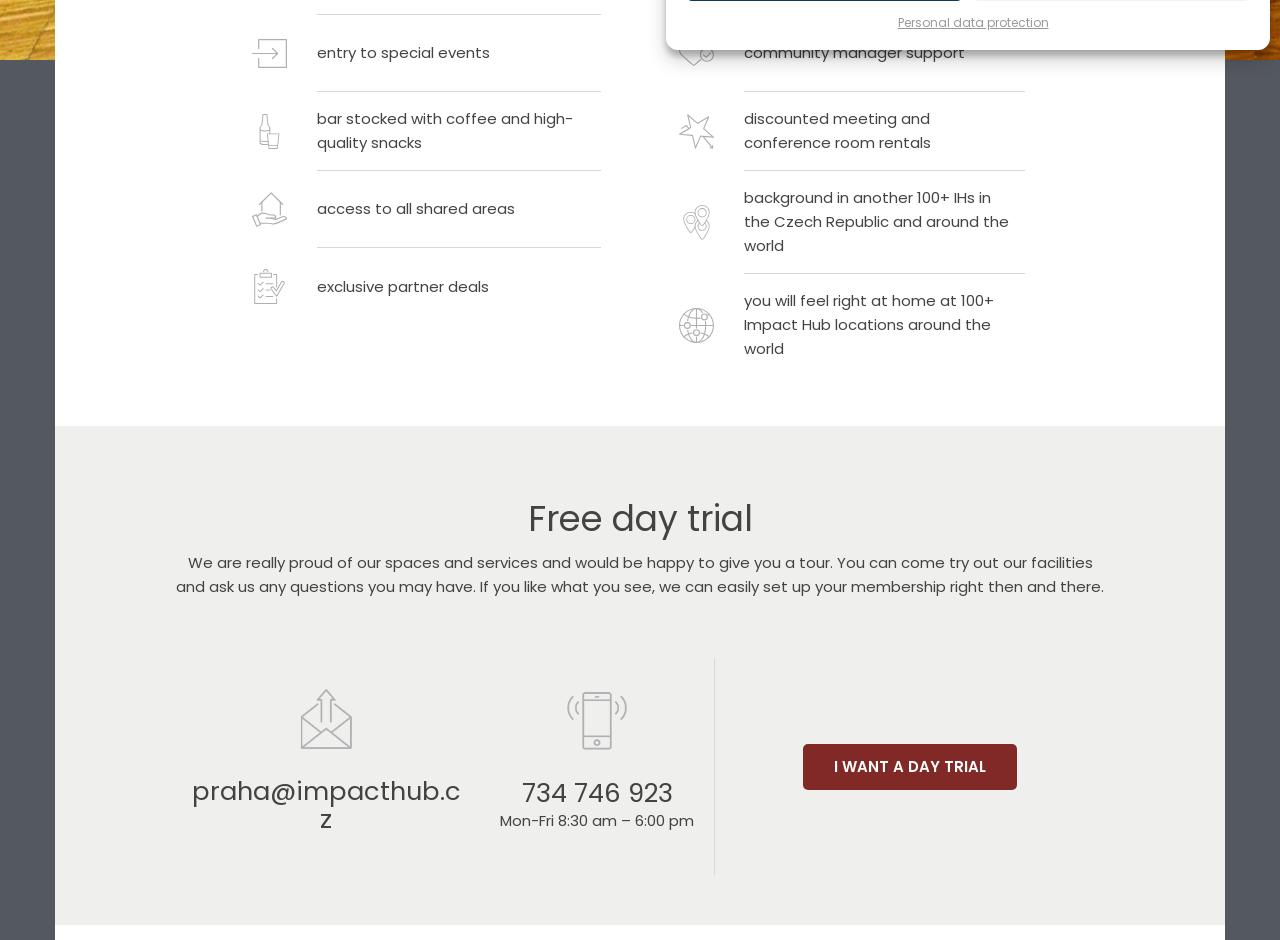 Image resolution: width=1280 pixels, height=940 pixels. Describe the element at coordinates (402, 51) in the screenshot. I see `'entry to special events'` at that location.